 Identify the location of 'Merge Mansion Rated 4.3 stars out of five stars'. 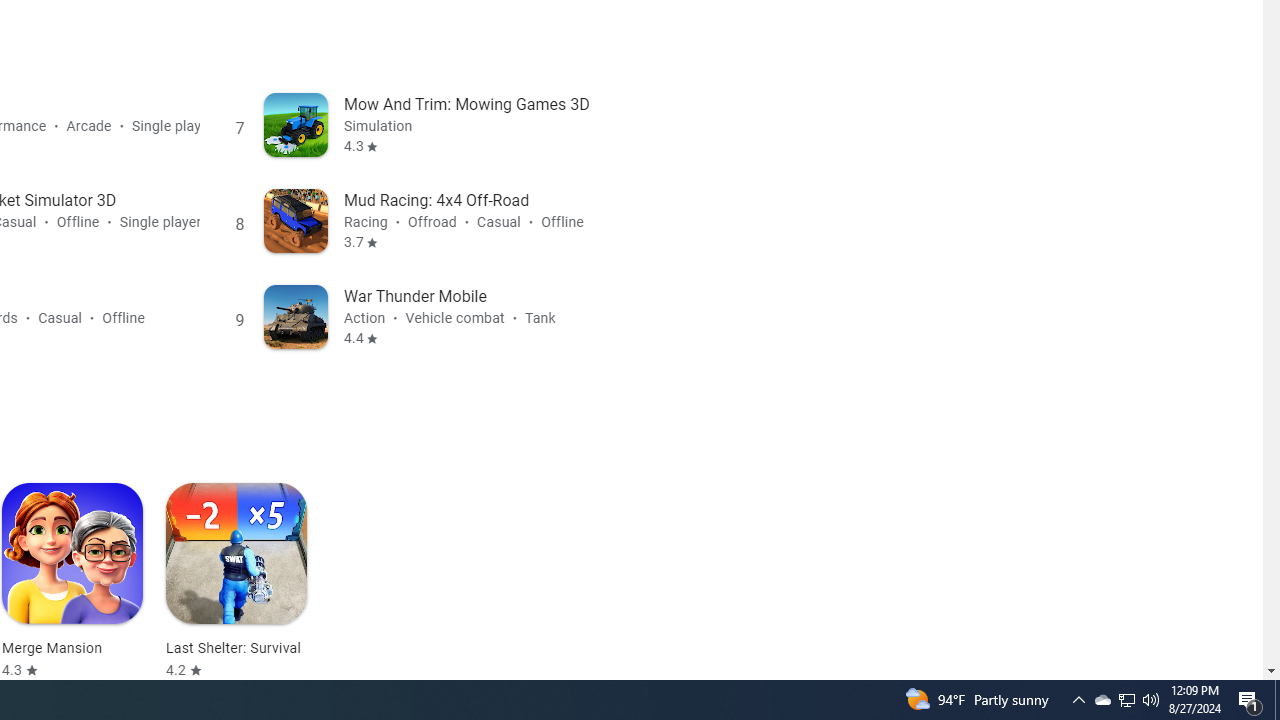
(72, 581).